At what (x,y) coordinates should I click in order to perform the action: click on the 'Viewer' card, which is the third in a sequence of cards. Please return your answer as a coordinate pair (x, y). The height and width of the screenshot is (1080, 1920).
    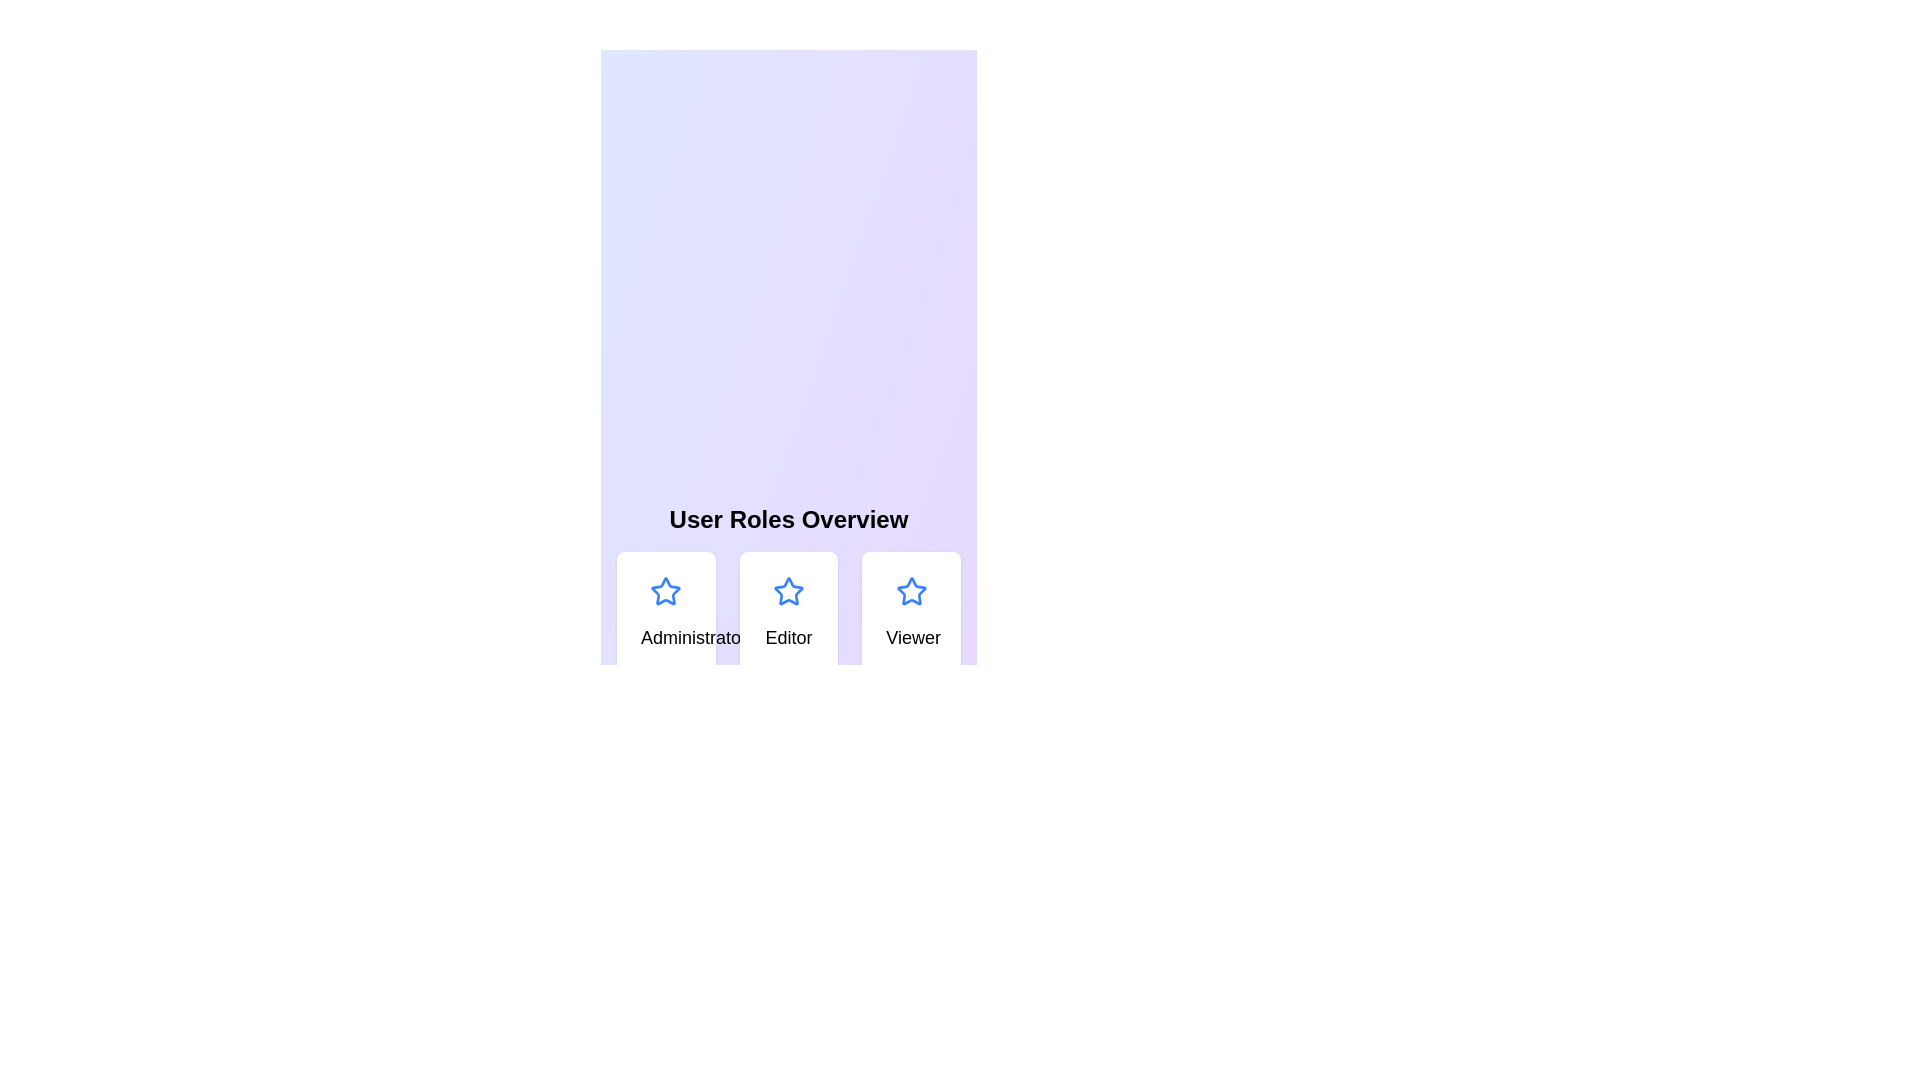
    Looking at the image, I should click on (910, 612).